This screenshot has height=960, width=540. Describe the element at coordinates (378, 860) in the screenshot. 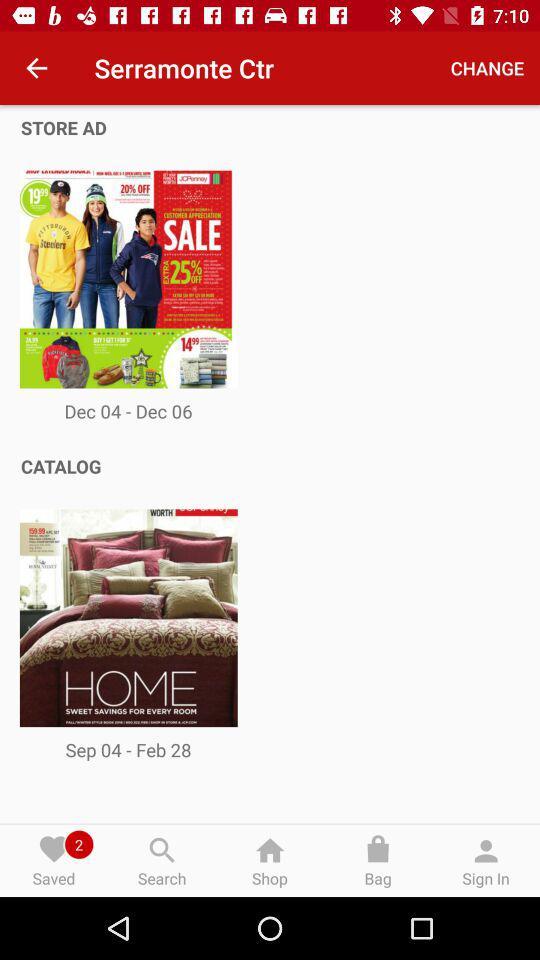

I see `the option bag at left of sign in` at that location.